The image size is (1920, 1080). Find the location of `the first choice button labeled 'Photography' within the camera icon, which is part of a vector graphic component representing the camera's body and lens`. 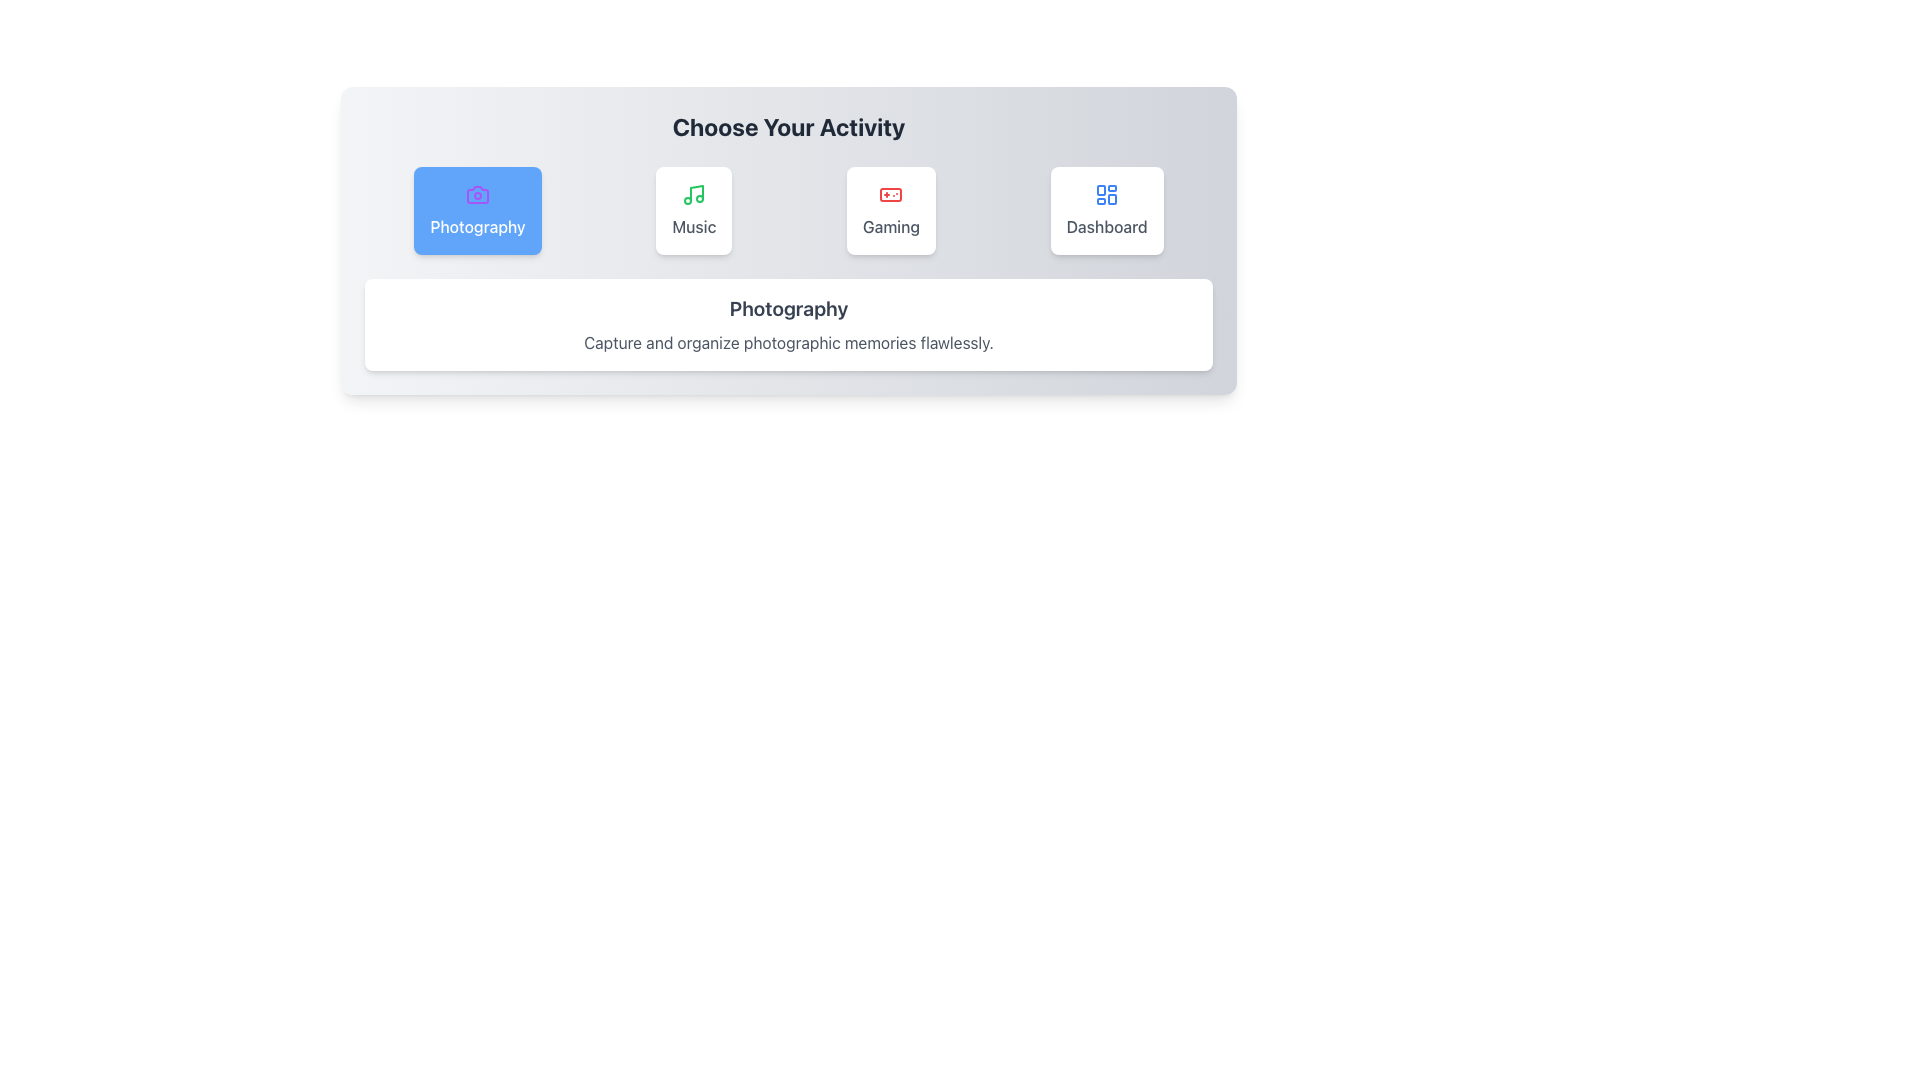

the first choice button labeled 'Photography' within the camera icon, which is part of a vector graphic component representing the camera's body and lens is located at coordinates (476, 195).